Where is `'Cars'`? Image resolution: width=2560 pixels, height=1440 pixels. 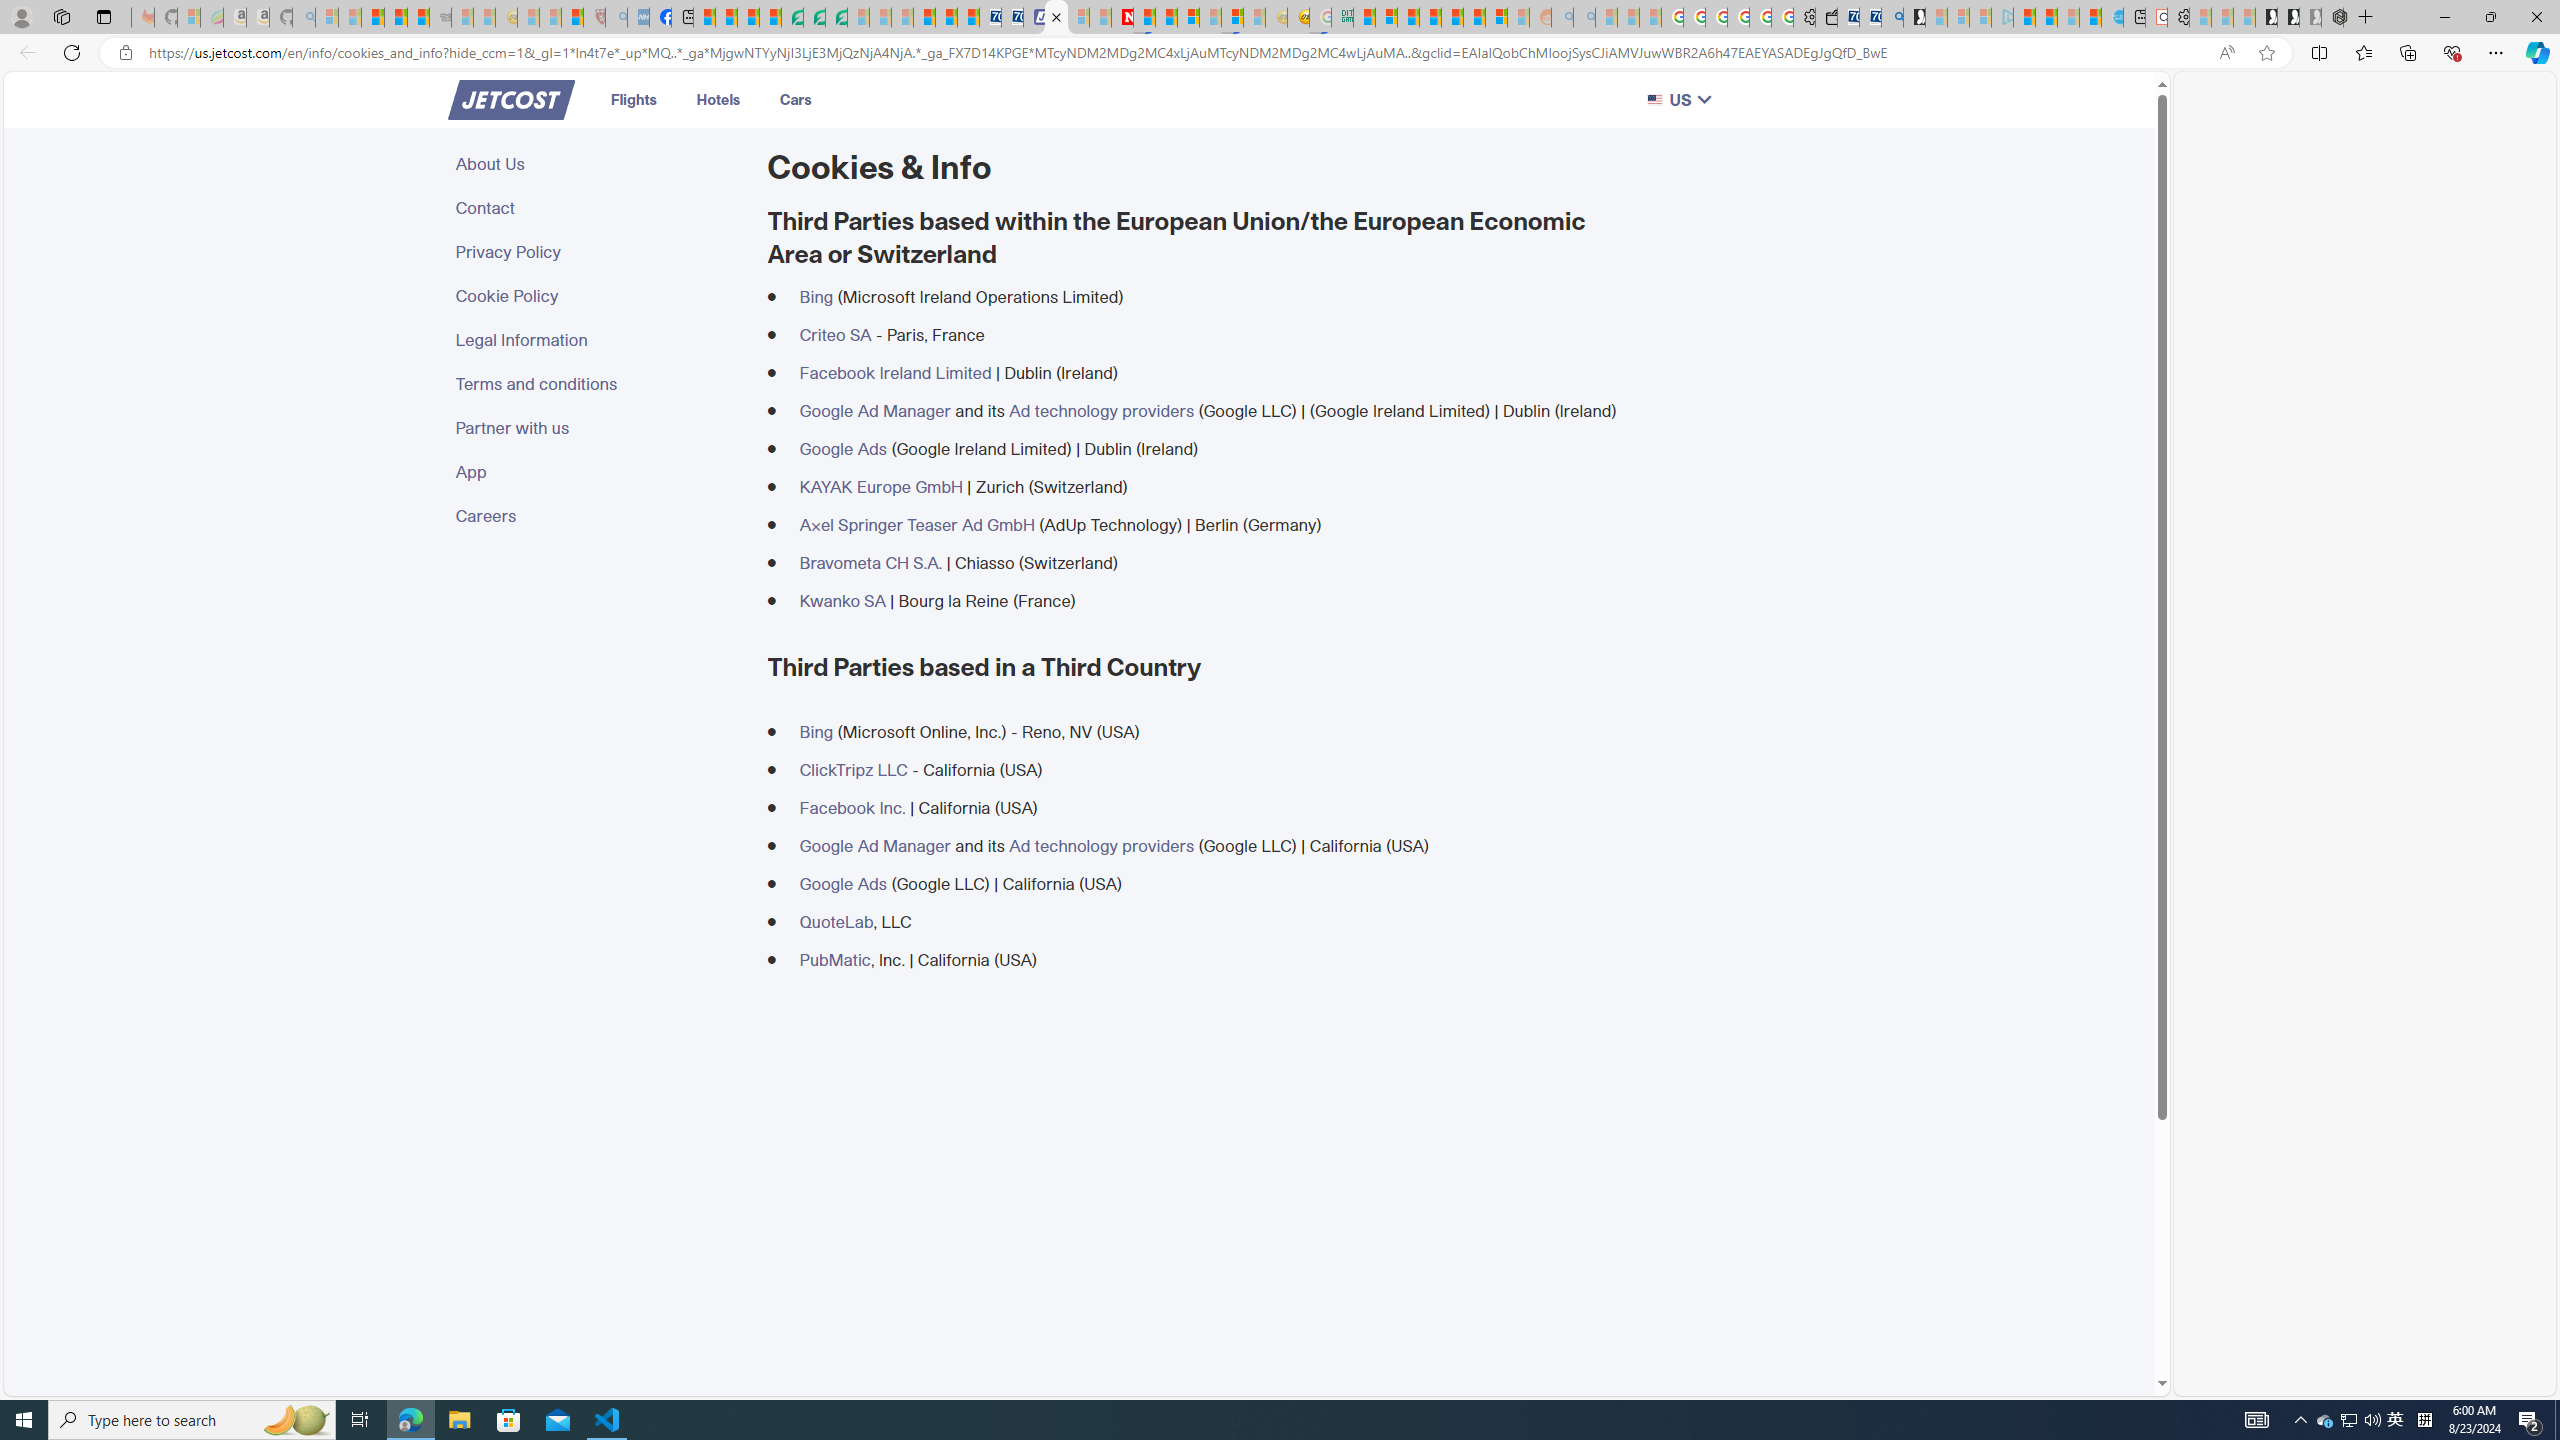
'Cars' is located at coordinates (795, 99).